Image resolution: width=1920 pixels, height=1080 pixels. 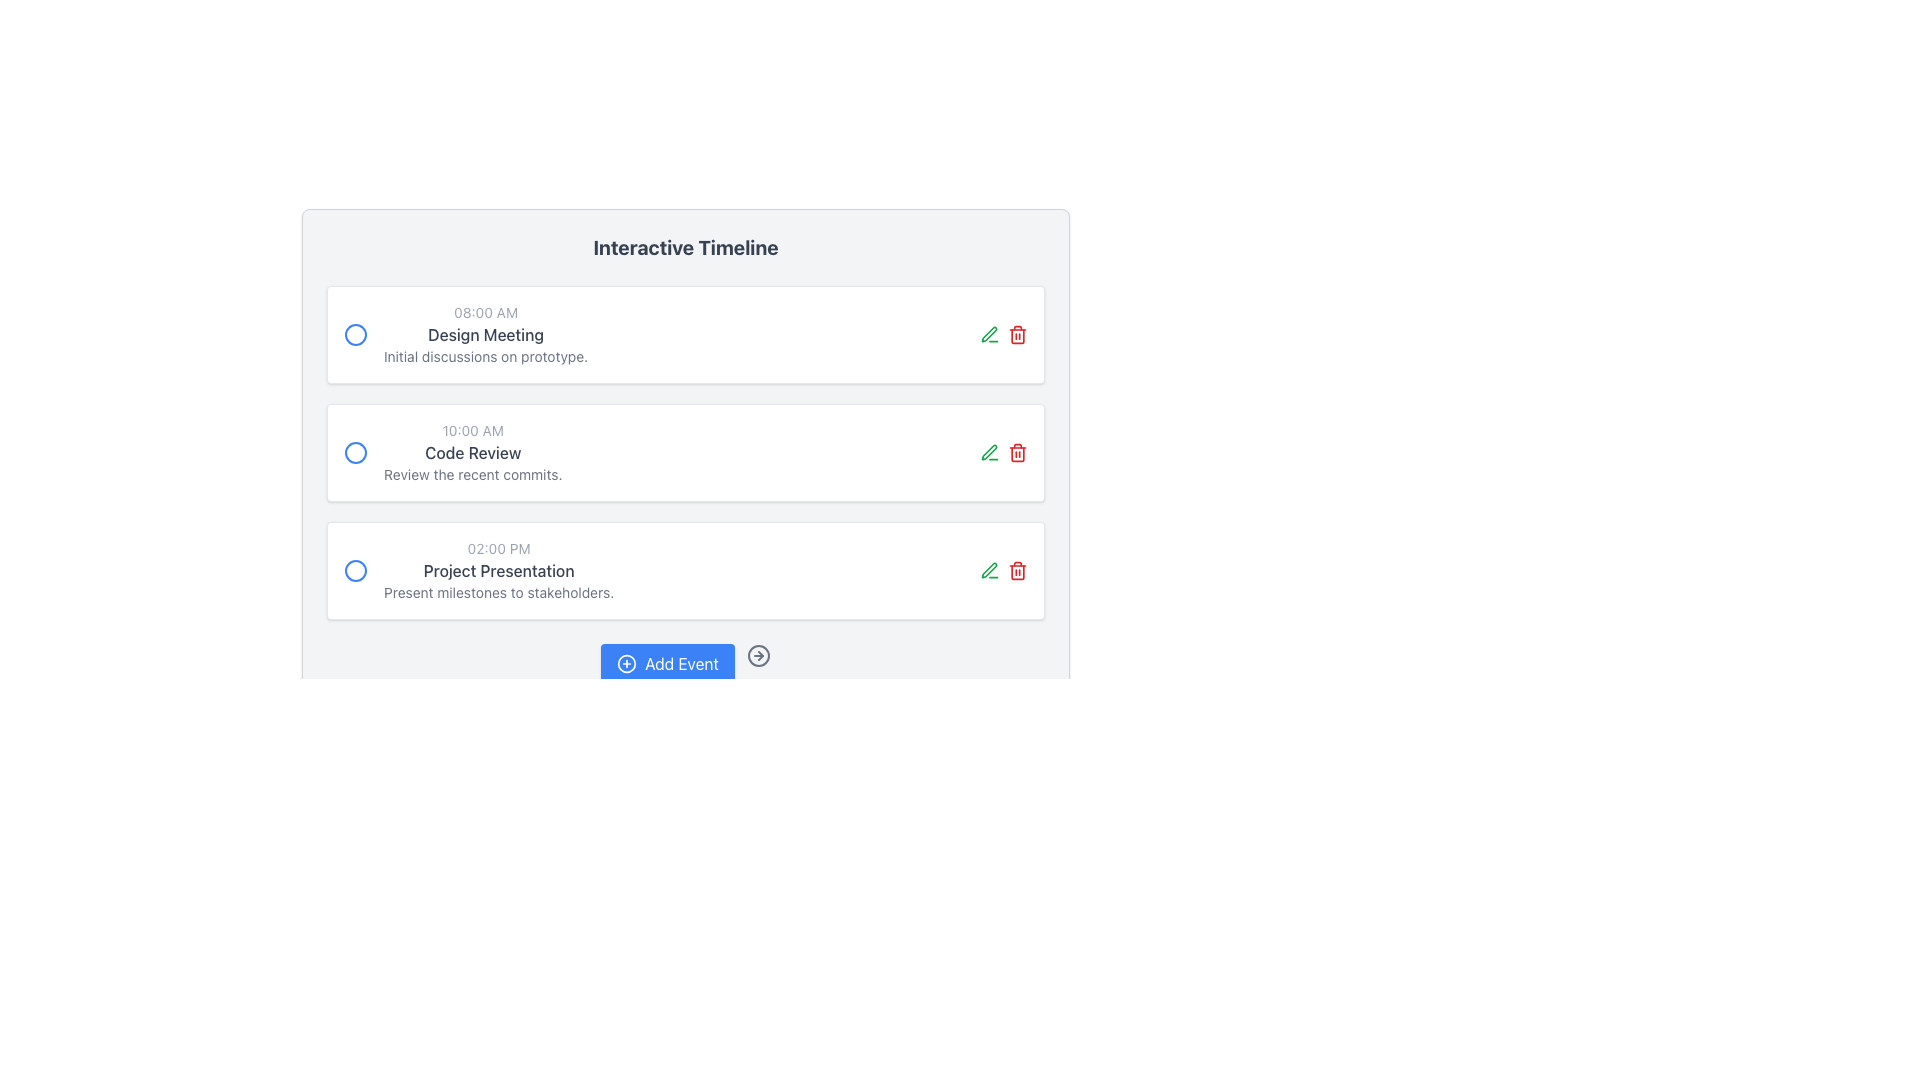 I want to click on the text block containing the timestamp '10:00 AM', the title 'Code Review', and the description 'Review the recent commits.', so click(x=472, y=452).